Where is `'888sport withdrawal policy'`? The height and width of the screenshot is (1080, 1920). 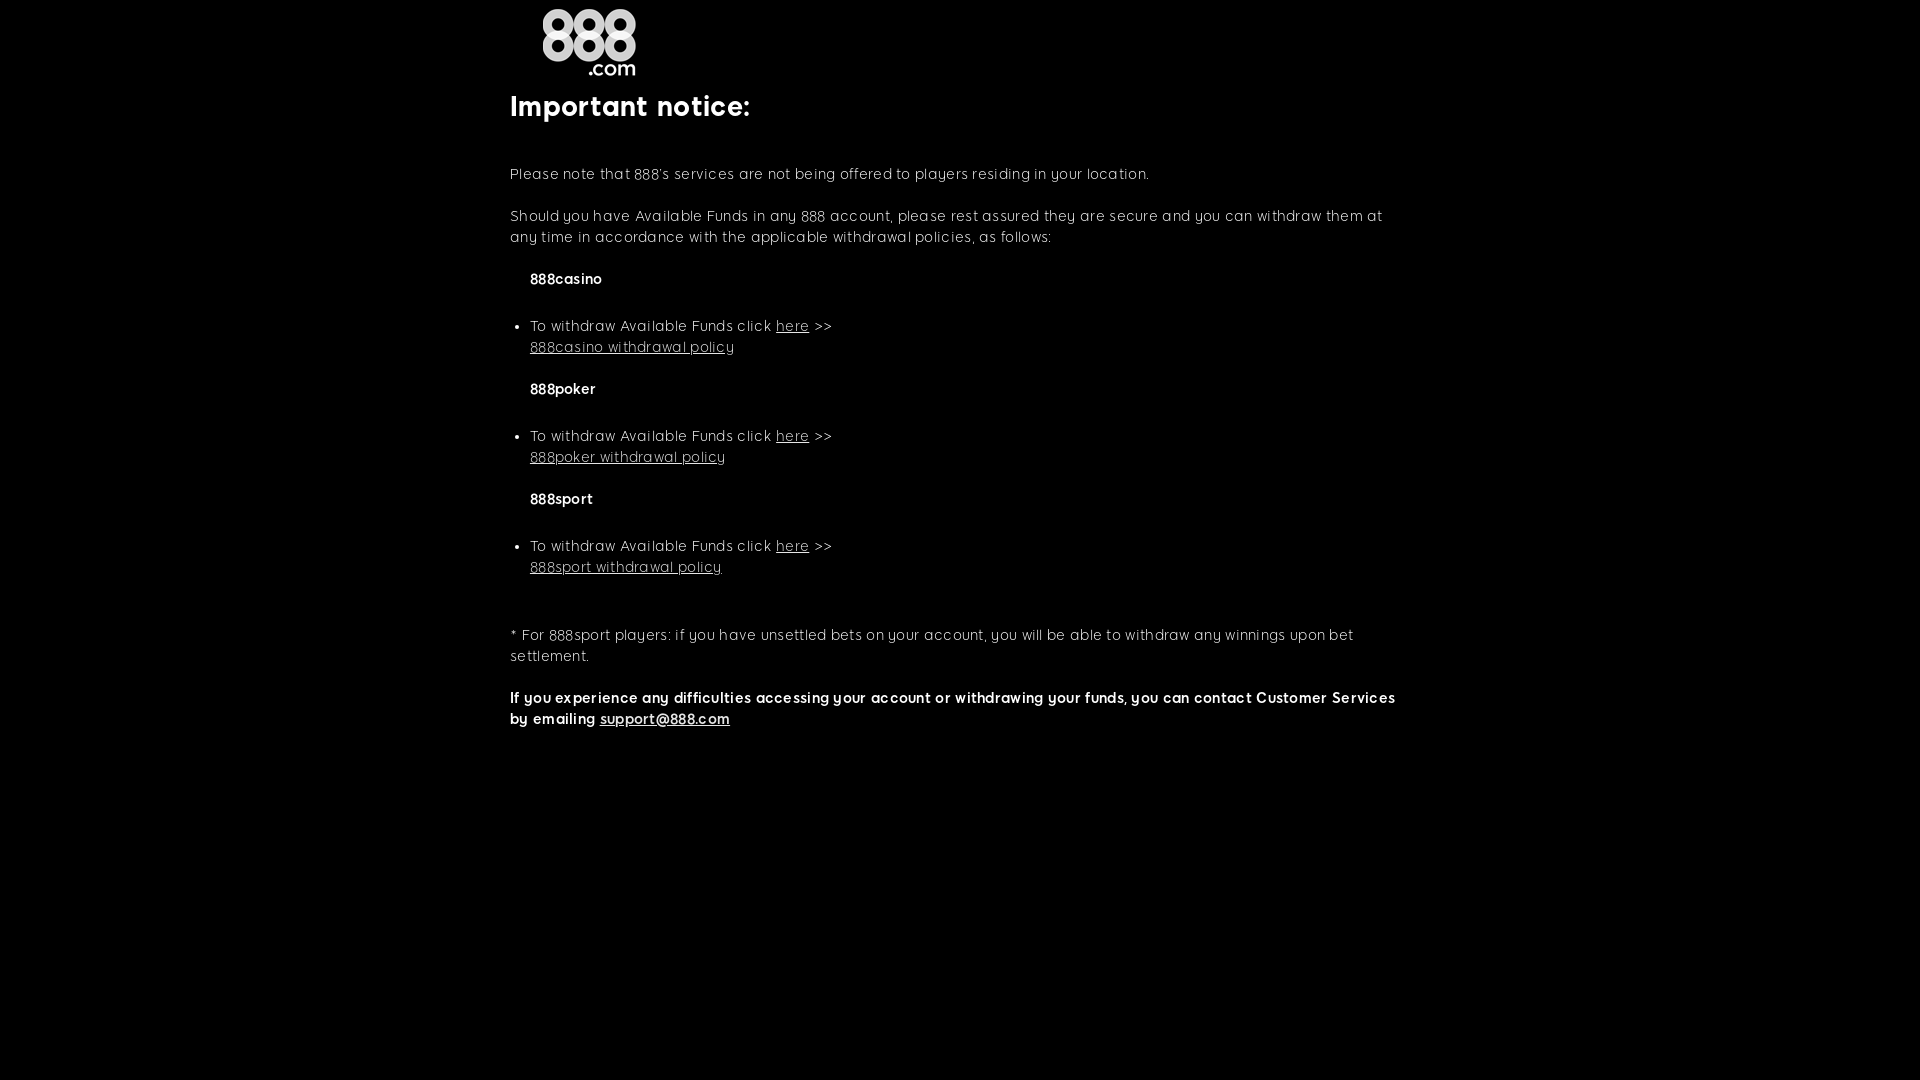
'888sport withdrawal policy' is located at coordinates (624, 567).